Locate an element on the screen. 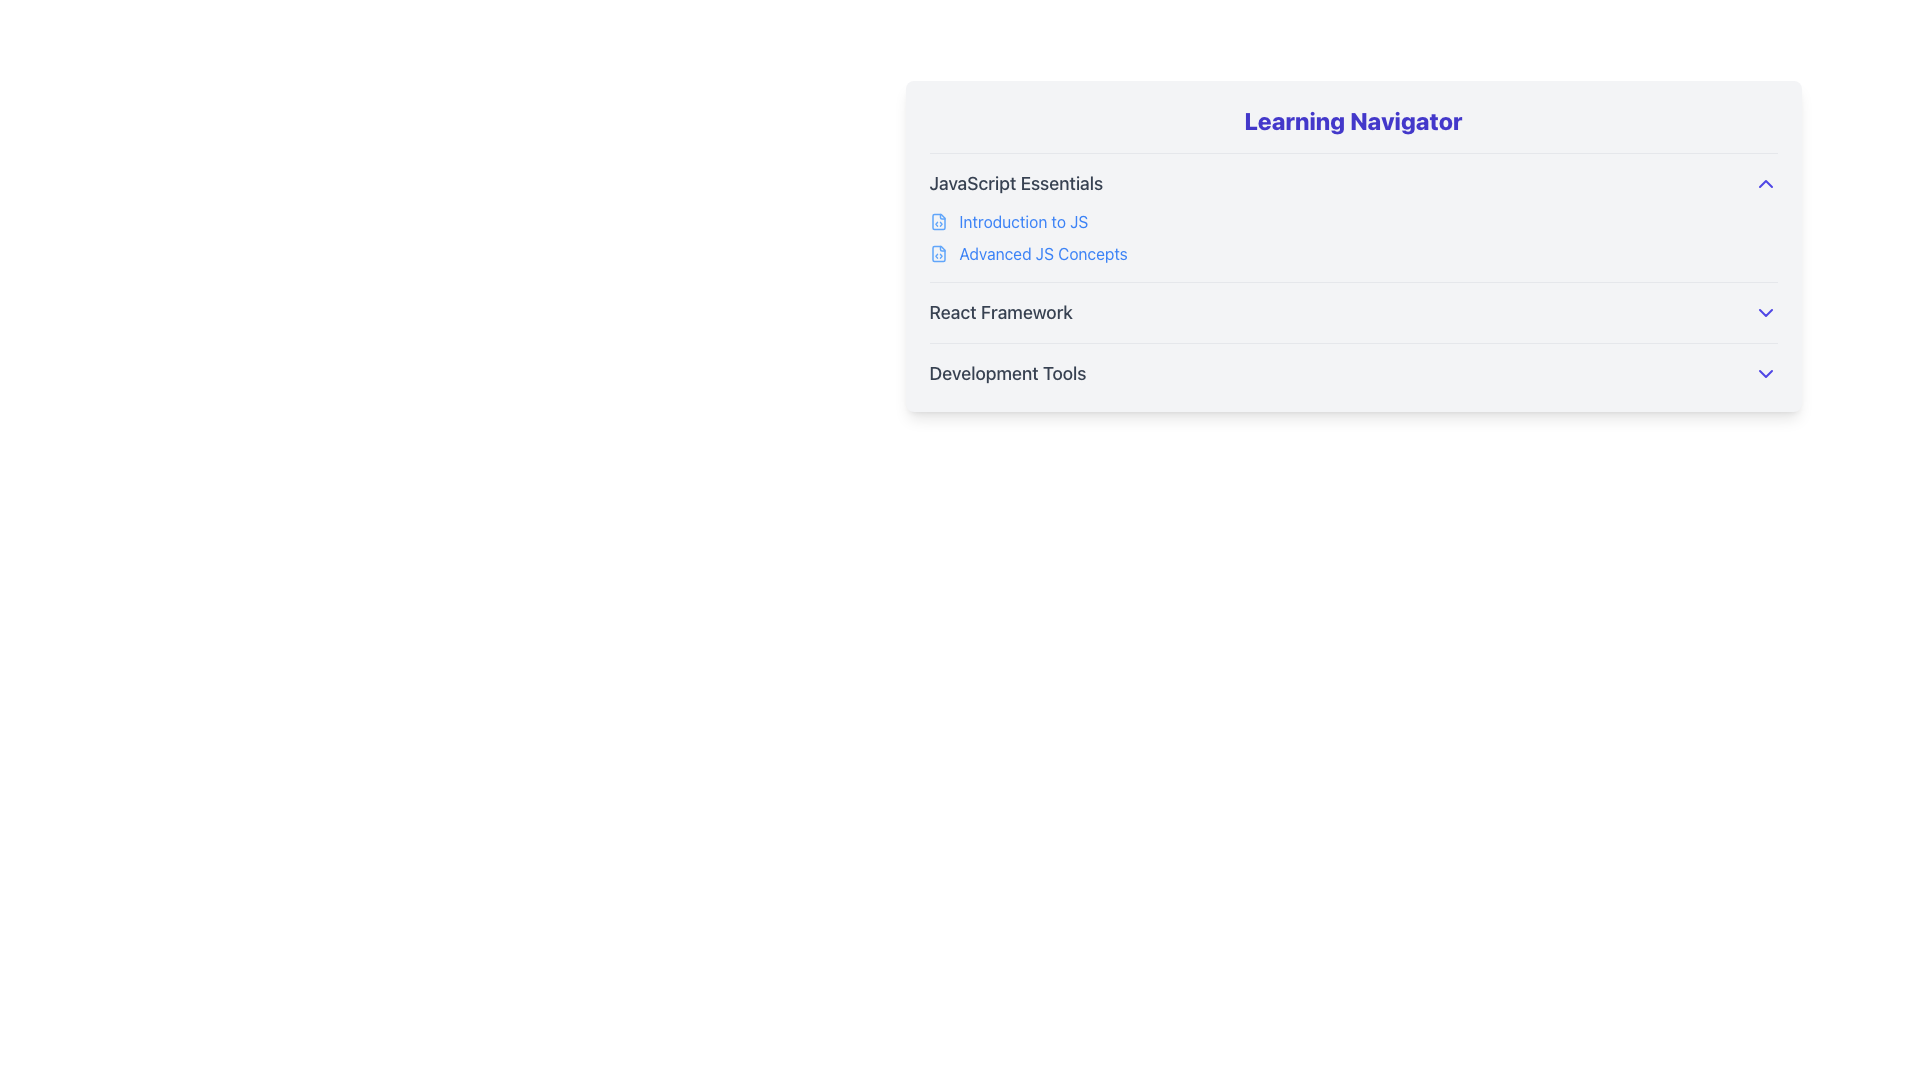 The image size is (1920, 1080). the static text element styled as a heading with the content 'JavaScript Essentials' located within the 'Learning Navigator' section is located at coordinates (1016, 184).